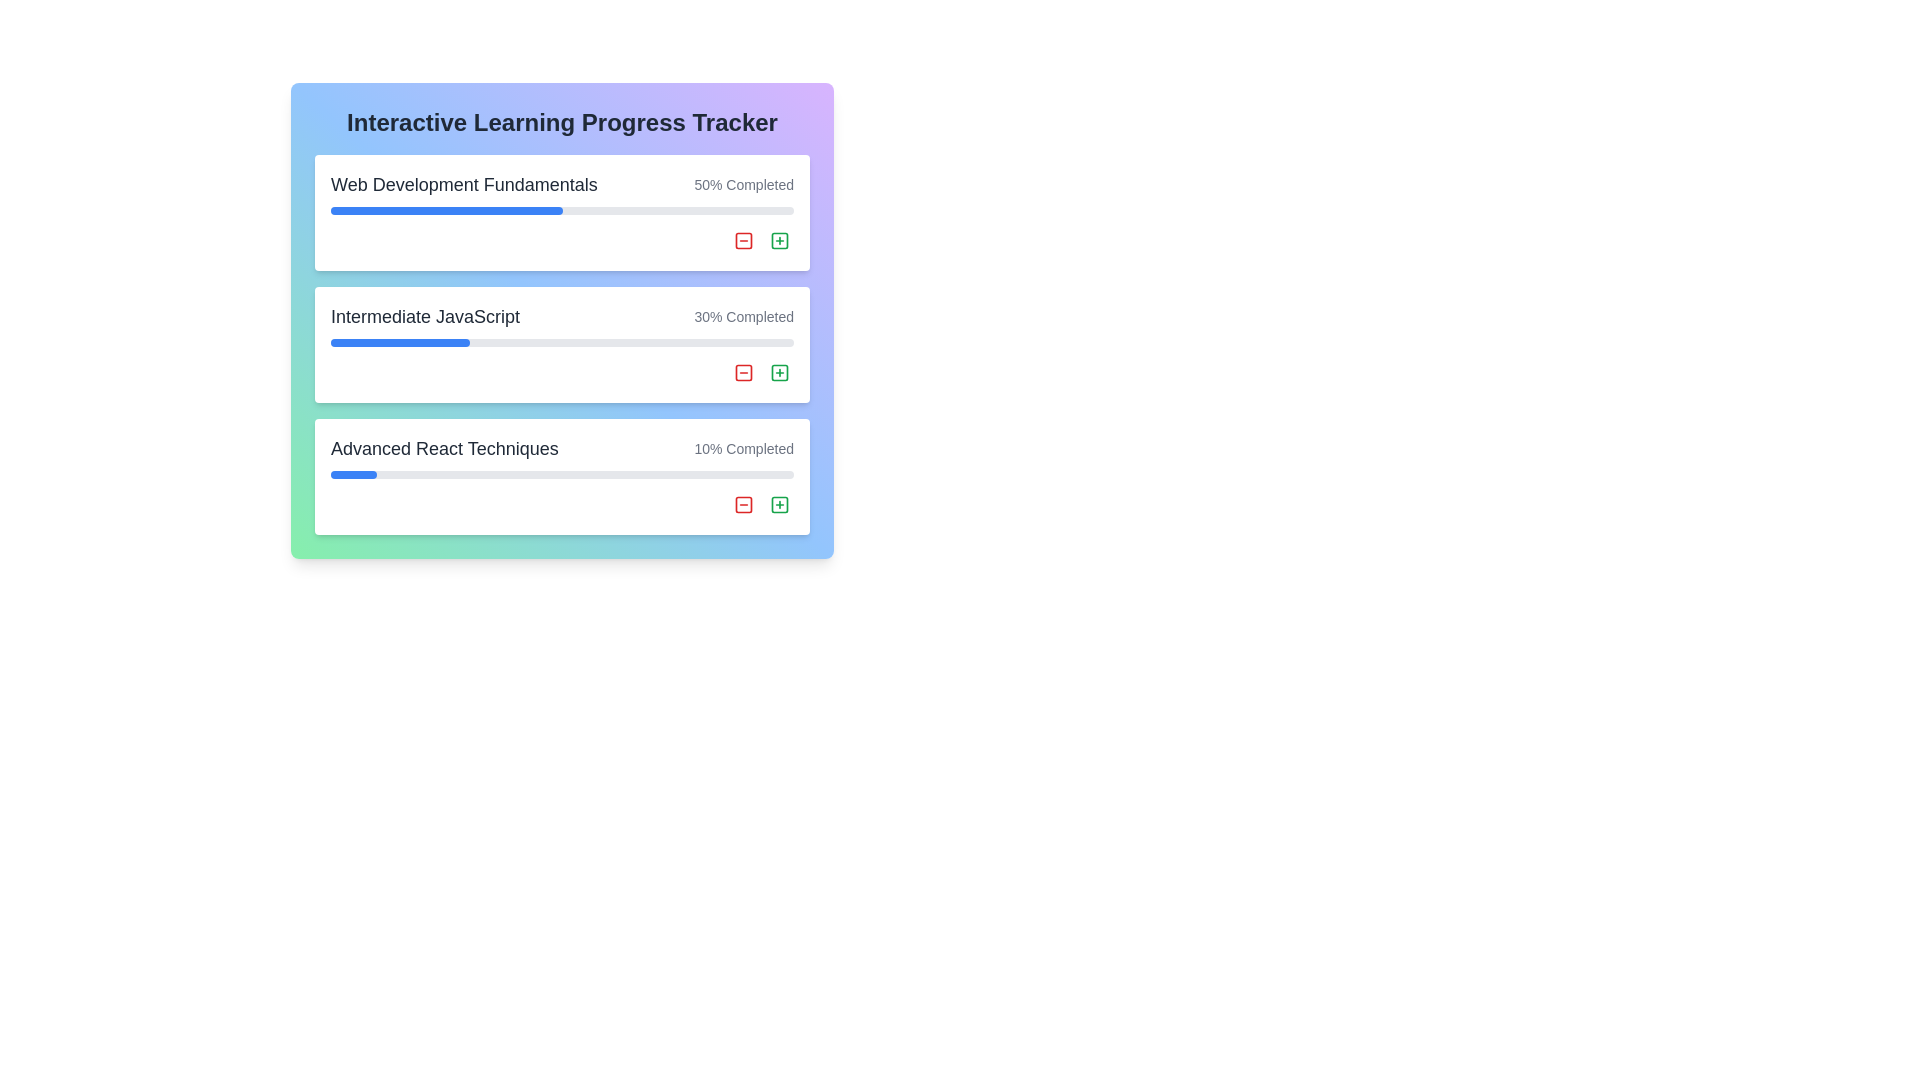  What do you see at coordinates (443, 447) in the screenshot?
I see `the Static Text Label that reads 'Advanced React Techniques', positioned in the third row of the progress tracker layout` at bounding box center [443, 447].